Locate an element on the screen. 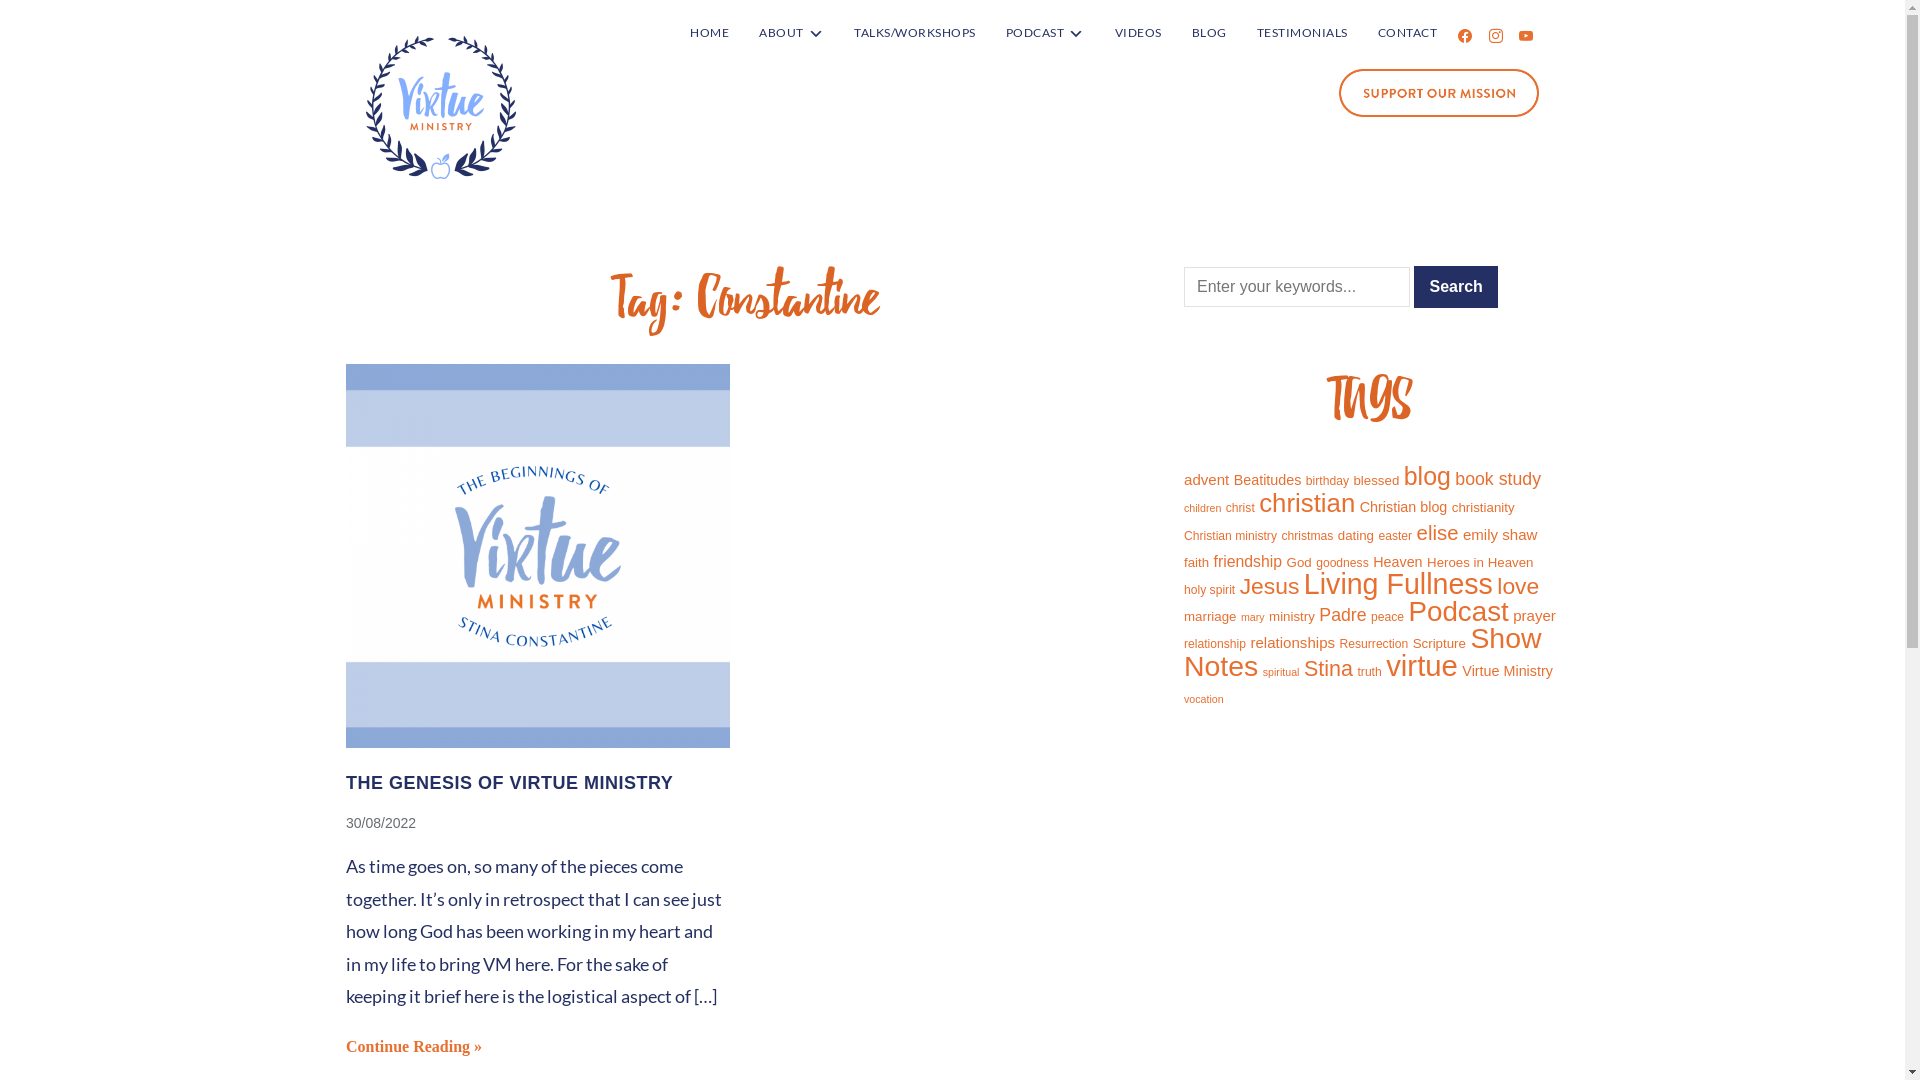 Image resolution: width=1920 pixels, height=1080 pixels. 'Show Notes' is located at coordinates (1362, 651).